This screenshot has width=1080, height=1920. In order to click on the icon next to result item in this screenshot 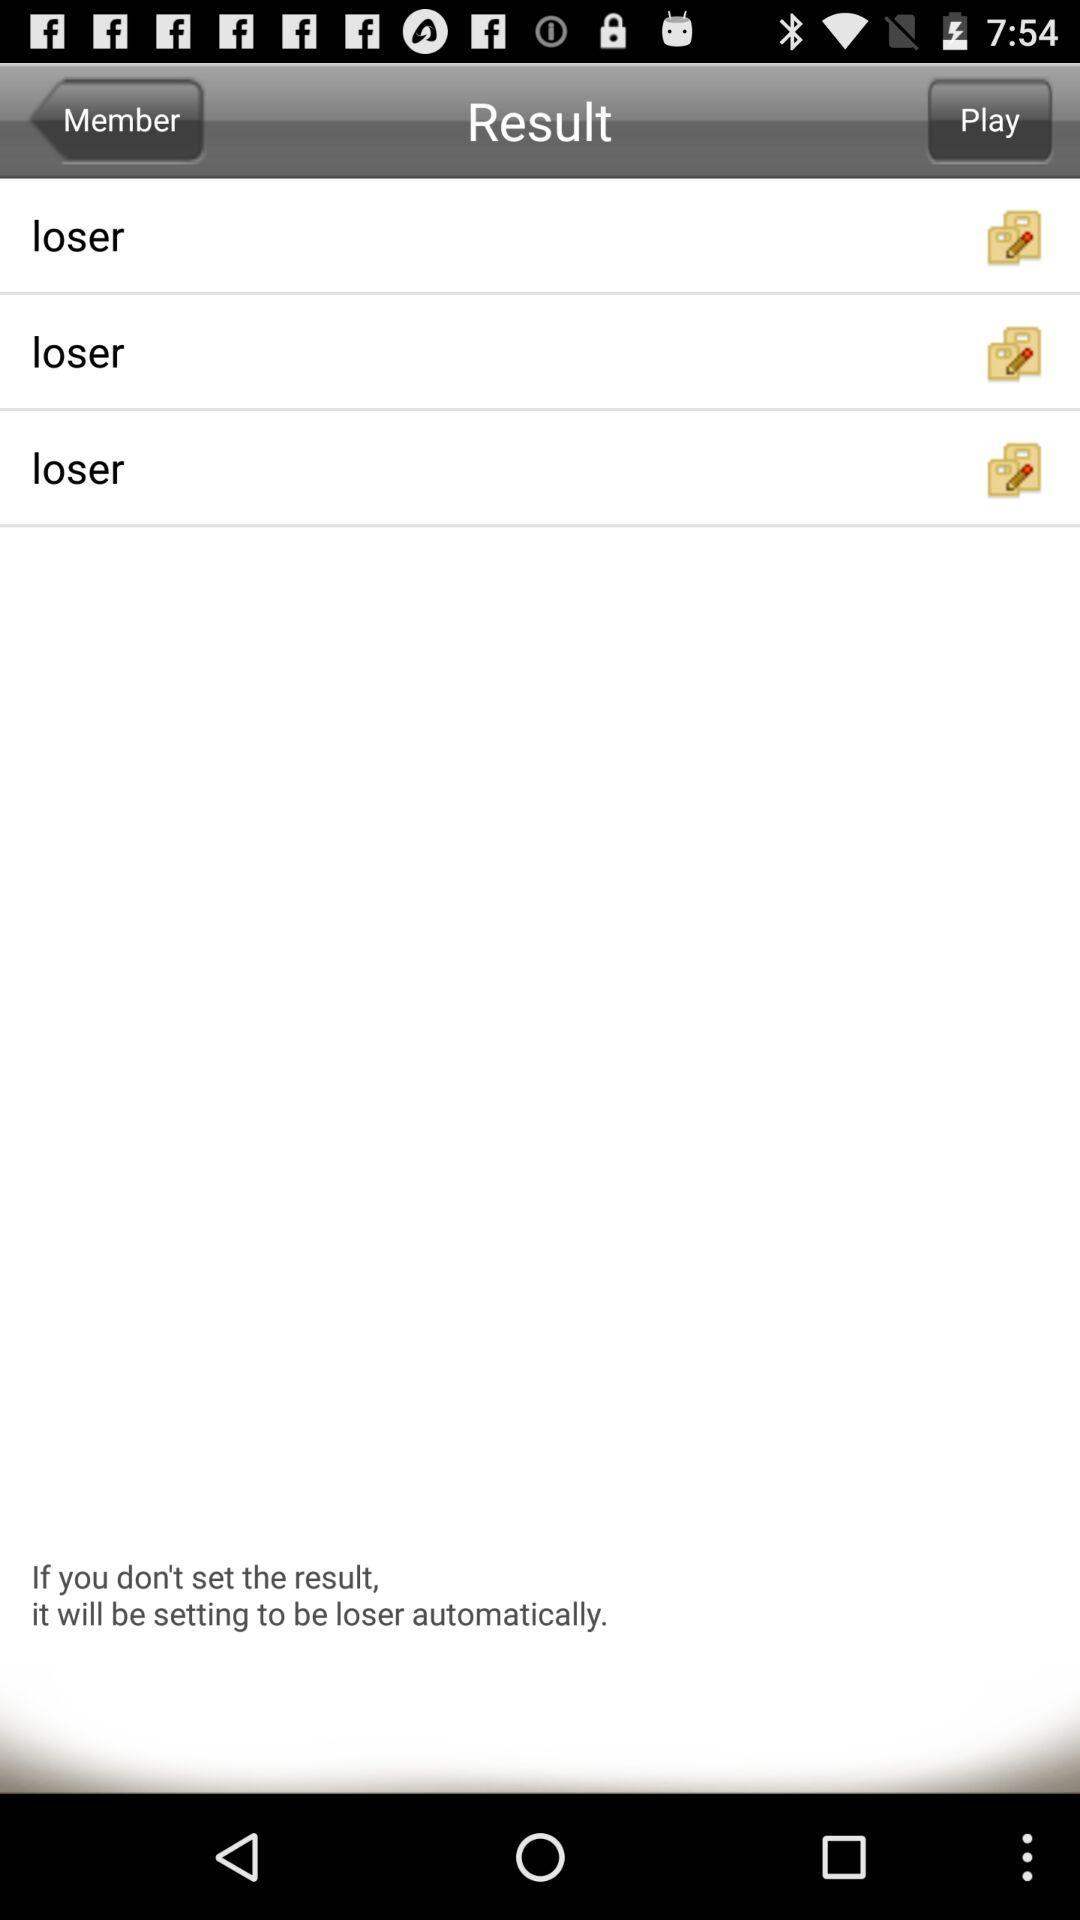, I will do `click(990, 119)`.